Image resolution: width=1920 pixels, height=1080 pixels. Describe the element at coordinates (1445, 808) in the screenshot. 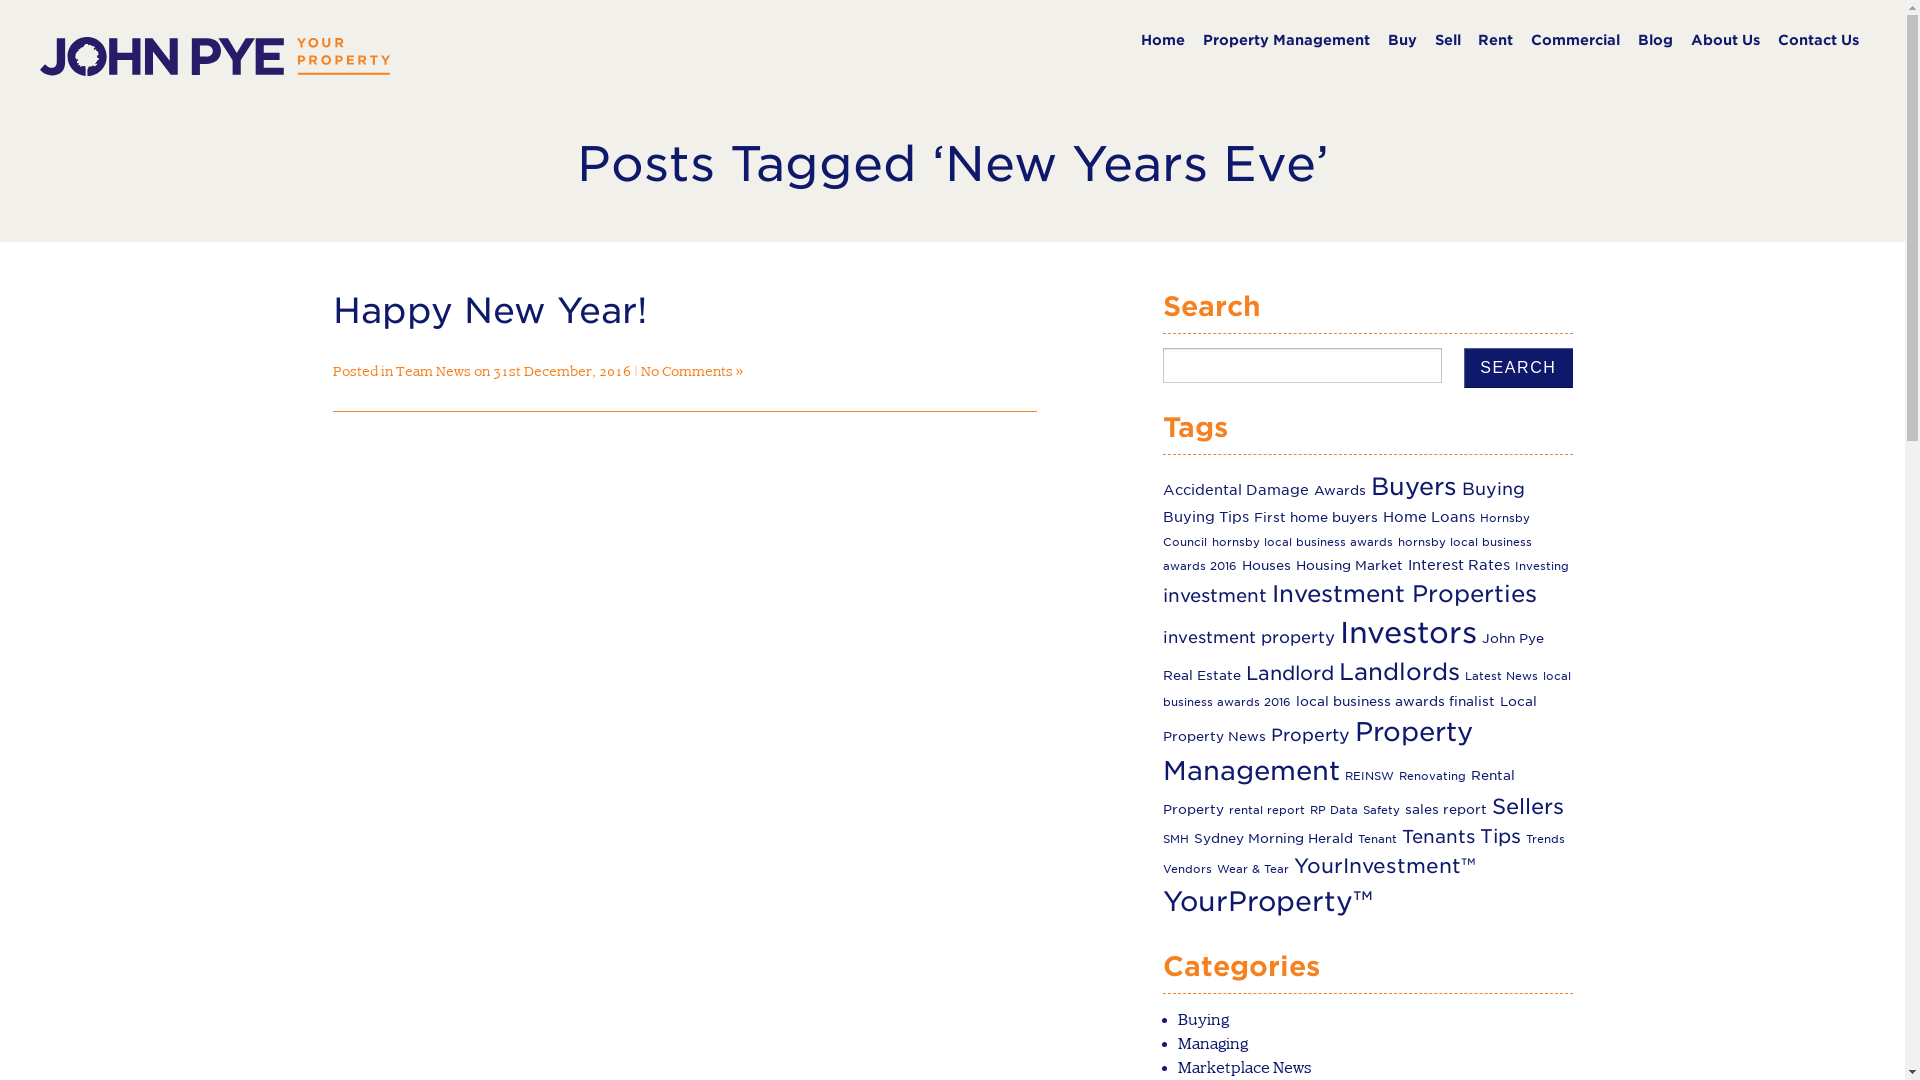

I see `'sales report'` at that location.